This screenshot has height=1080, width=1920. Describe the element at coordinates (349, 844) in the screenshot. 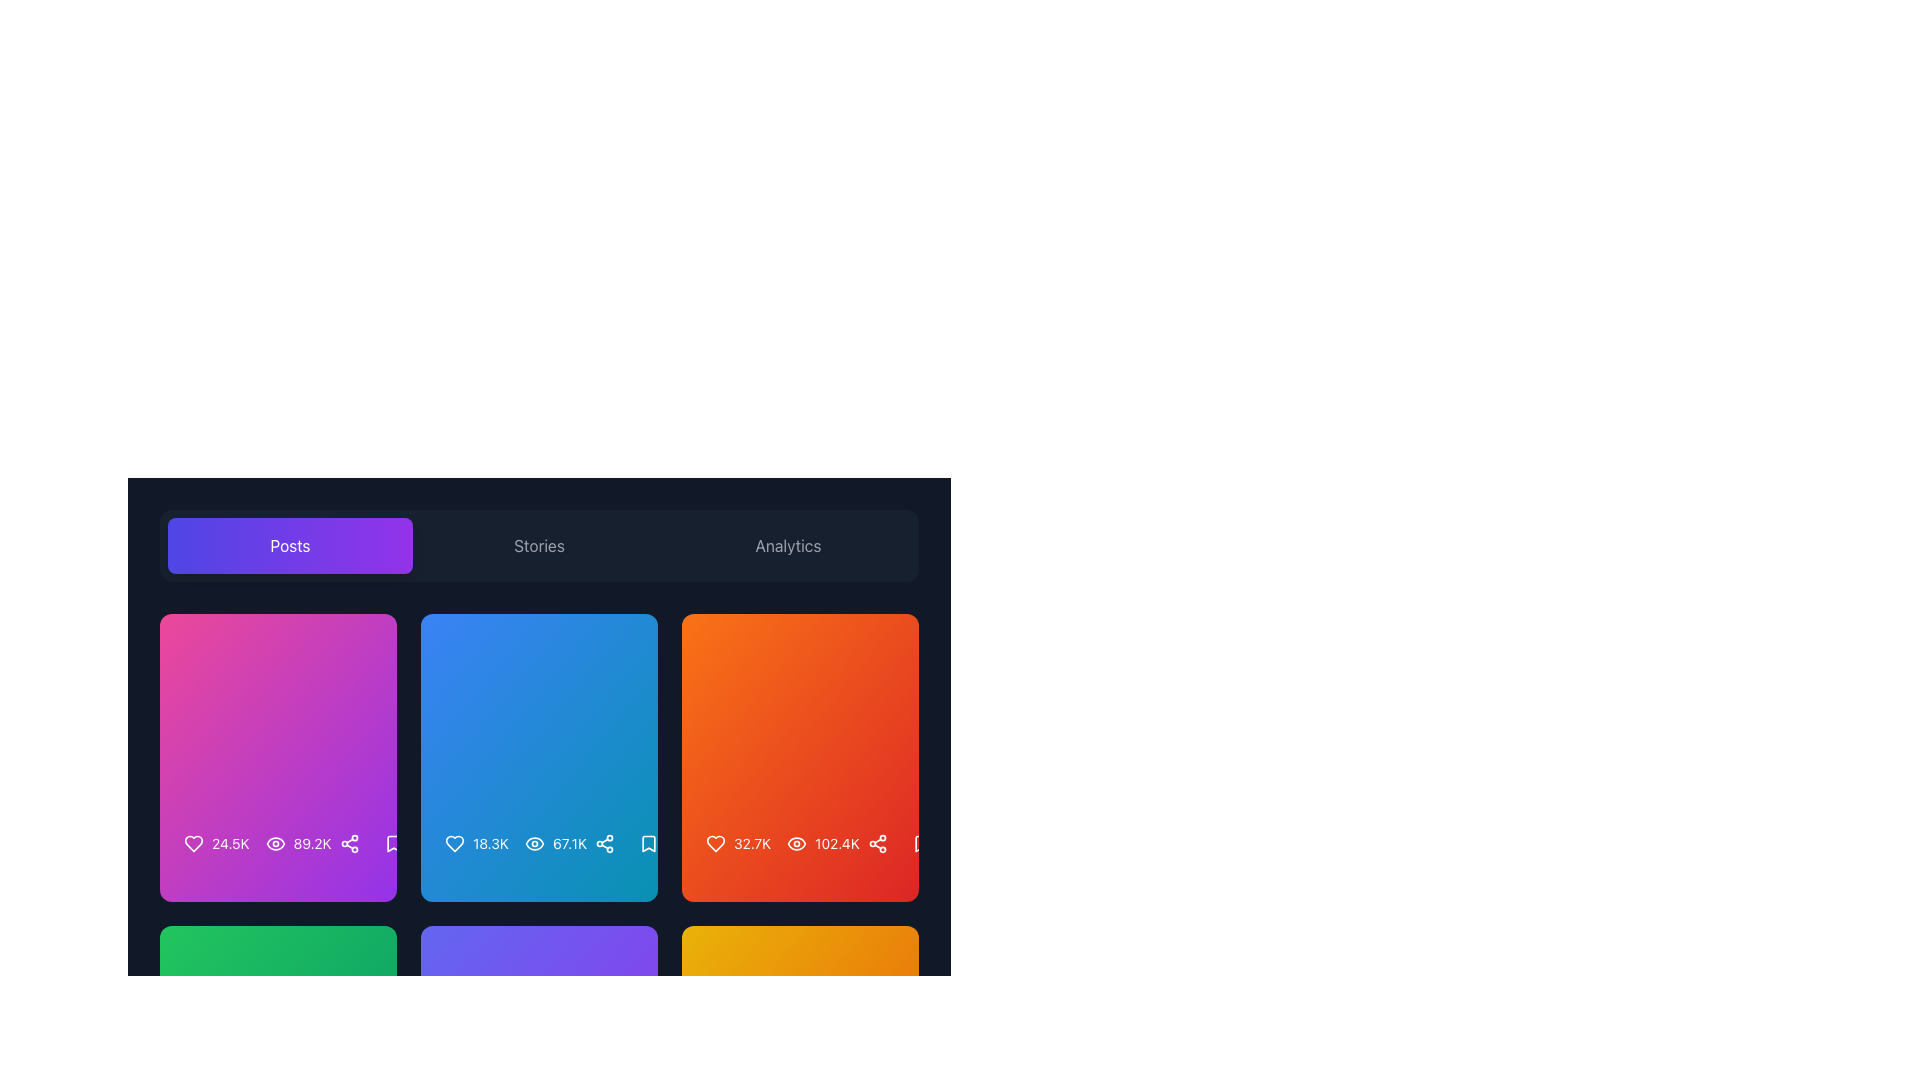

I see `the sharing icon that resembles a triangle formed by three circular nodes on a purple background, located at the bottom right corner of the leftmost card in the top row of the grid` at that location.